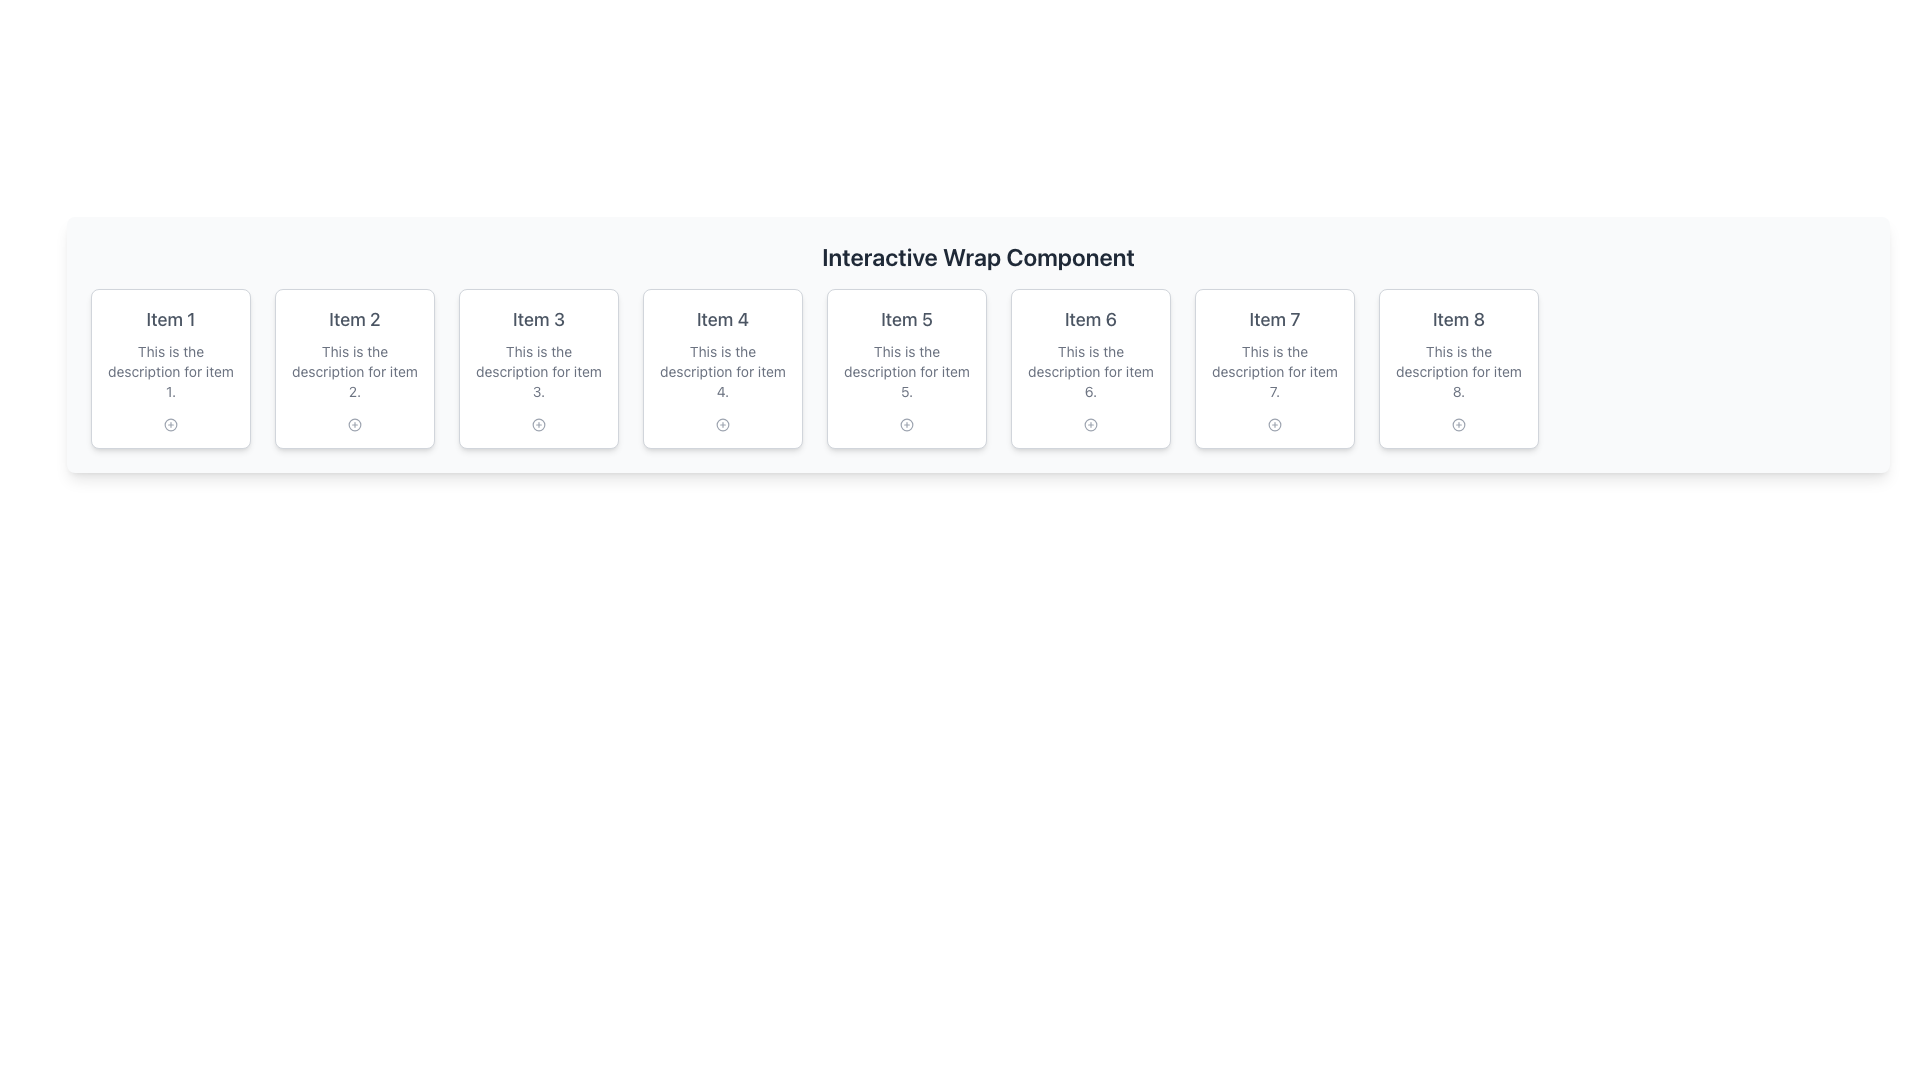 This screenshot has width=1920, height=1080. I want to click on the text display element styled in small gray font that reads 'This is the description for item 4', located below the title 'Item 4', so click(722, 371).